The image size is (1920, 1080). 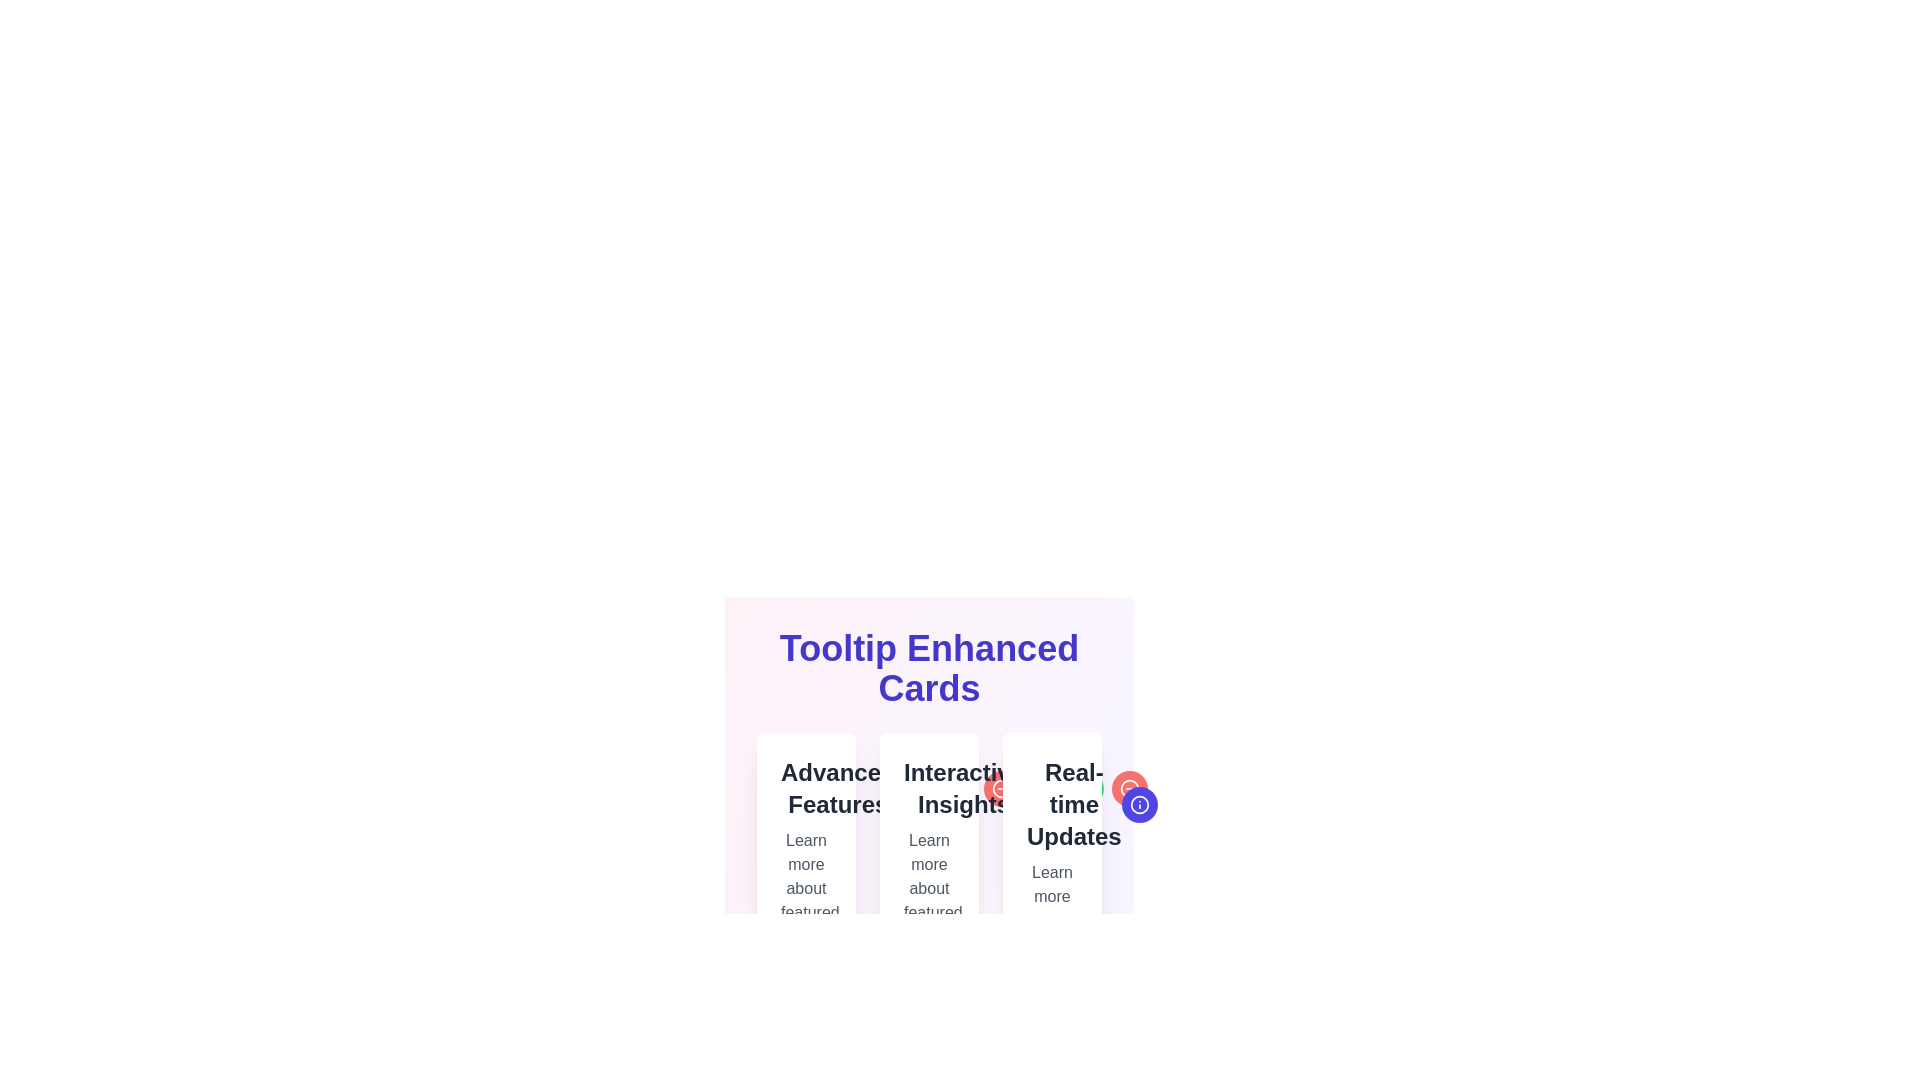 I want to click on the interactive title text located at the top of the leftmost card in the horizontally aligned collection of cards under 'Tooltip Enhanced Cards', so click(x=806, y=788).